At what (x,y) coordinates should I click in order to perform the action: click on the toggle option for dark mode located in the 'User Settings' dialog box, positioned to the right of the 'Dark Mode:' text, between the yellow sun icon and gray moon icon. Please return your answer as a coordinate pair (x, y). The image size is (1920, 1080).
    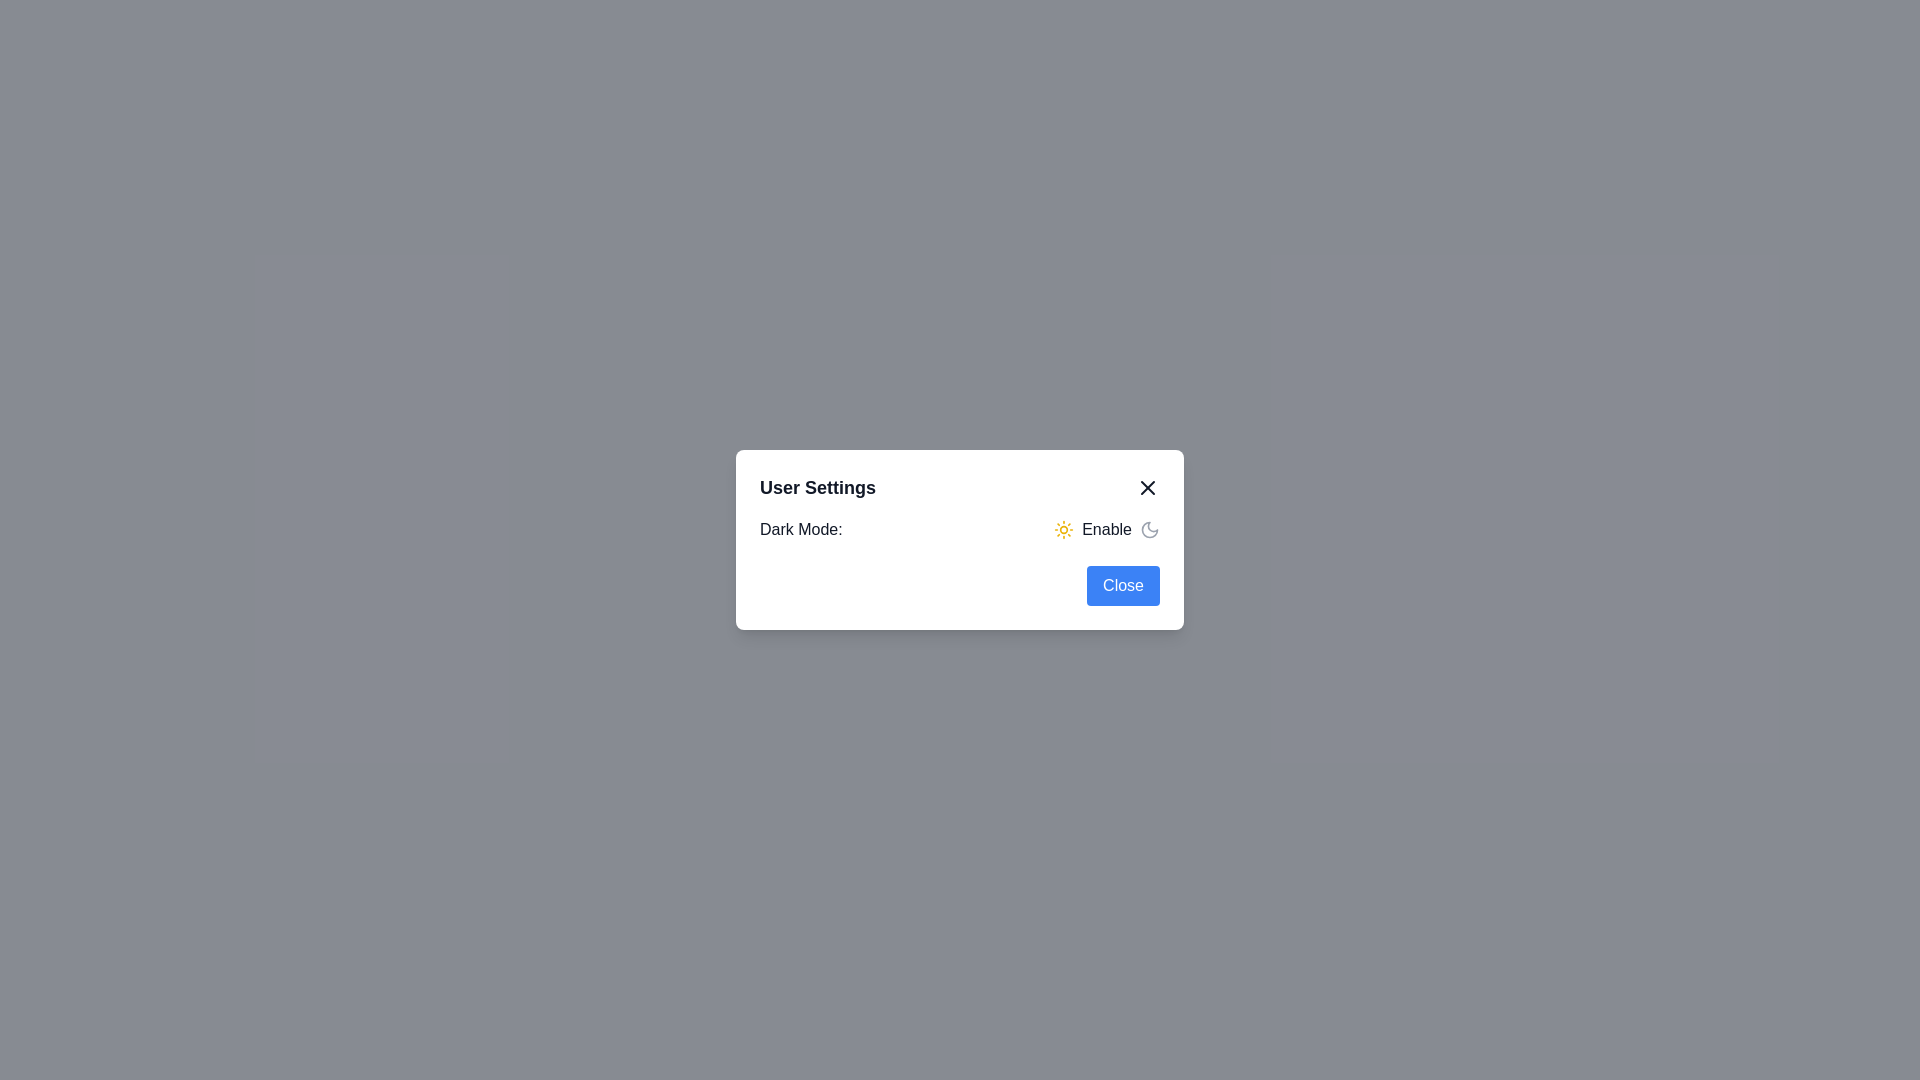
    Looking at the image, I should click on (1106, 528).